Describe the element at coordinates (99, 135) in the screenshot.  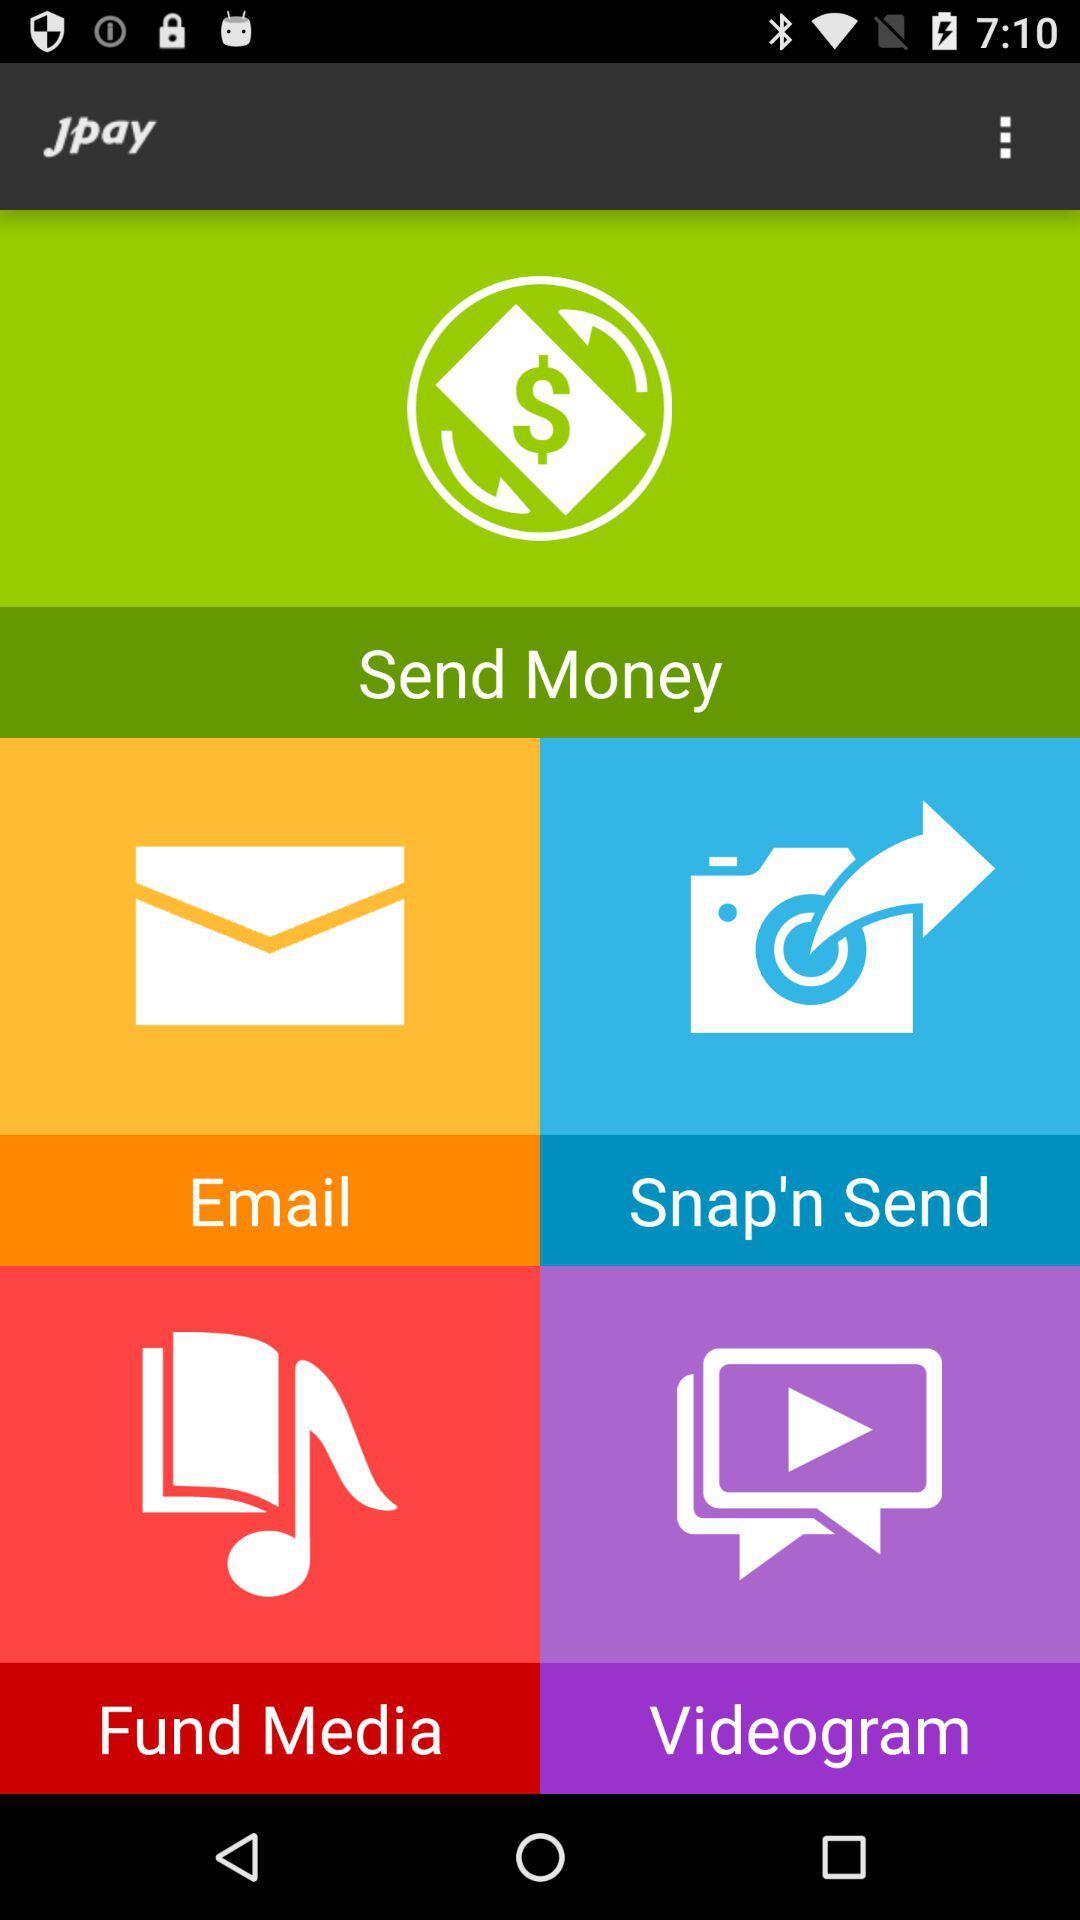
I see `return to home screen` at that location.